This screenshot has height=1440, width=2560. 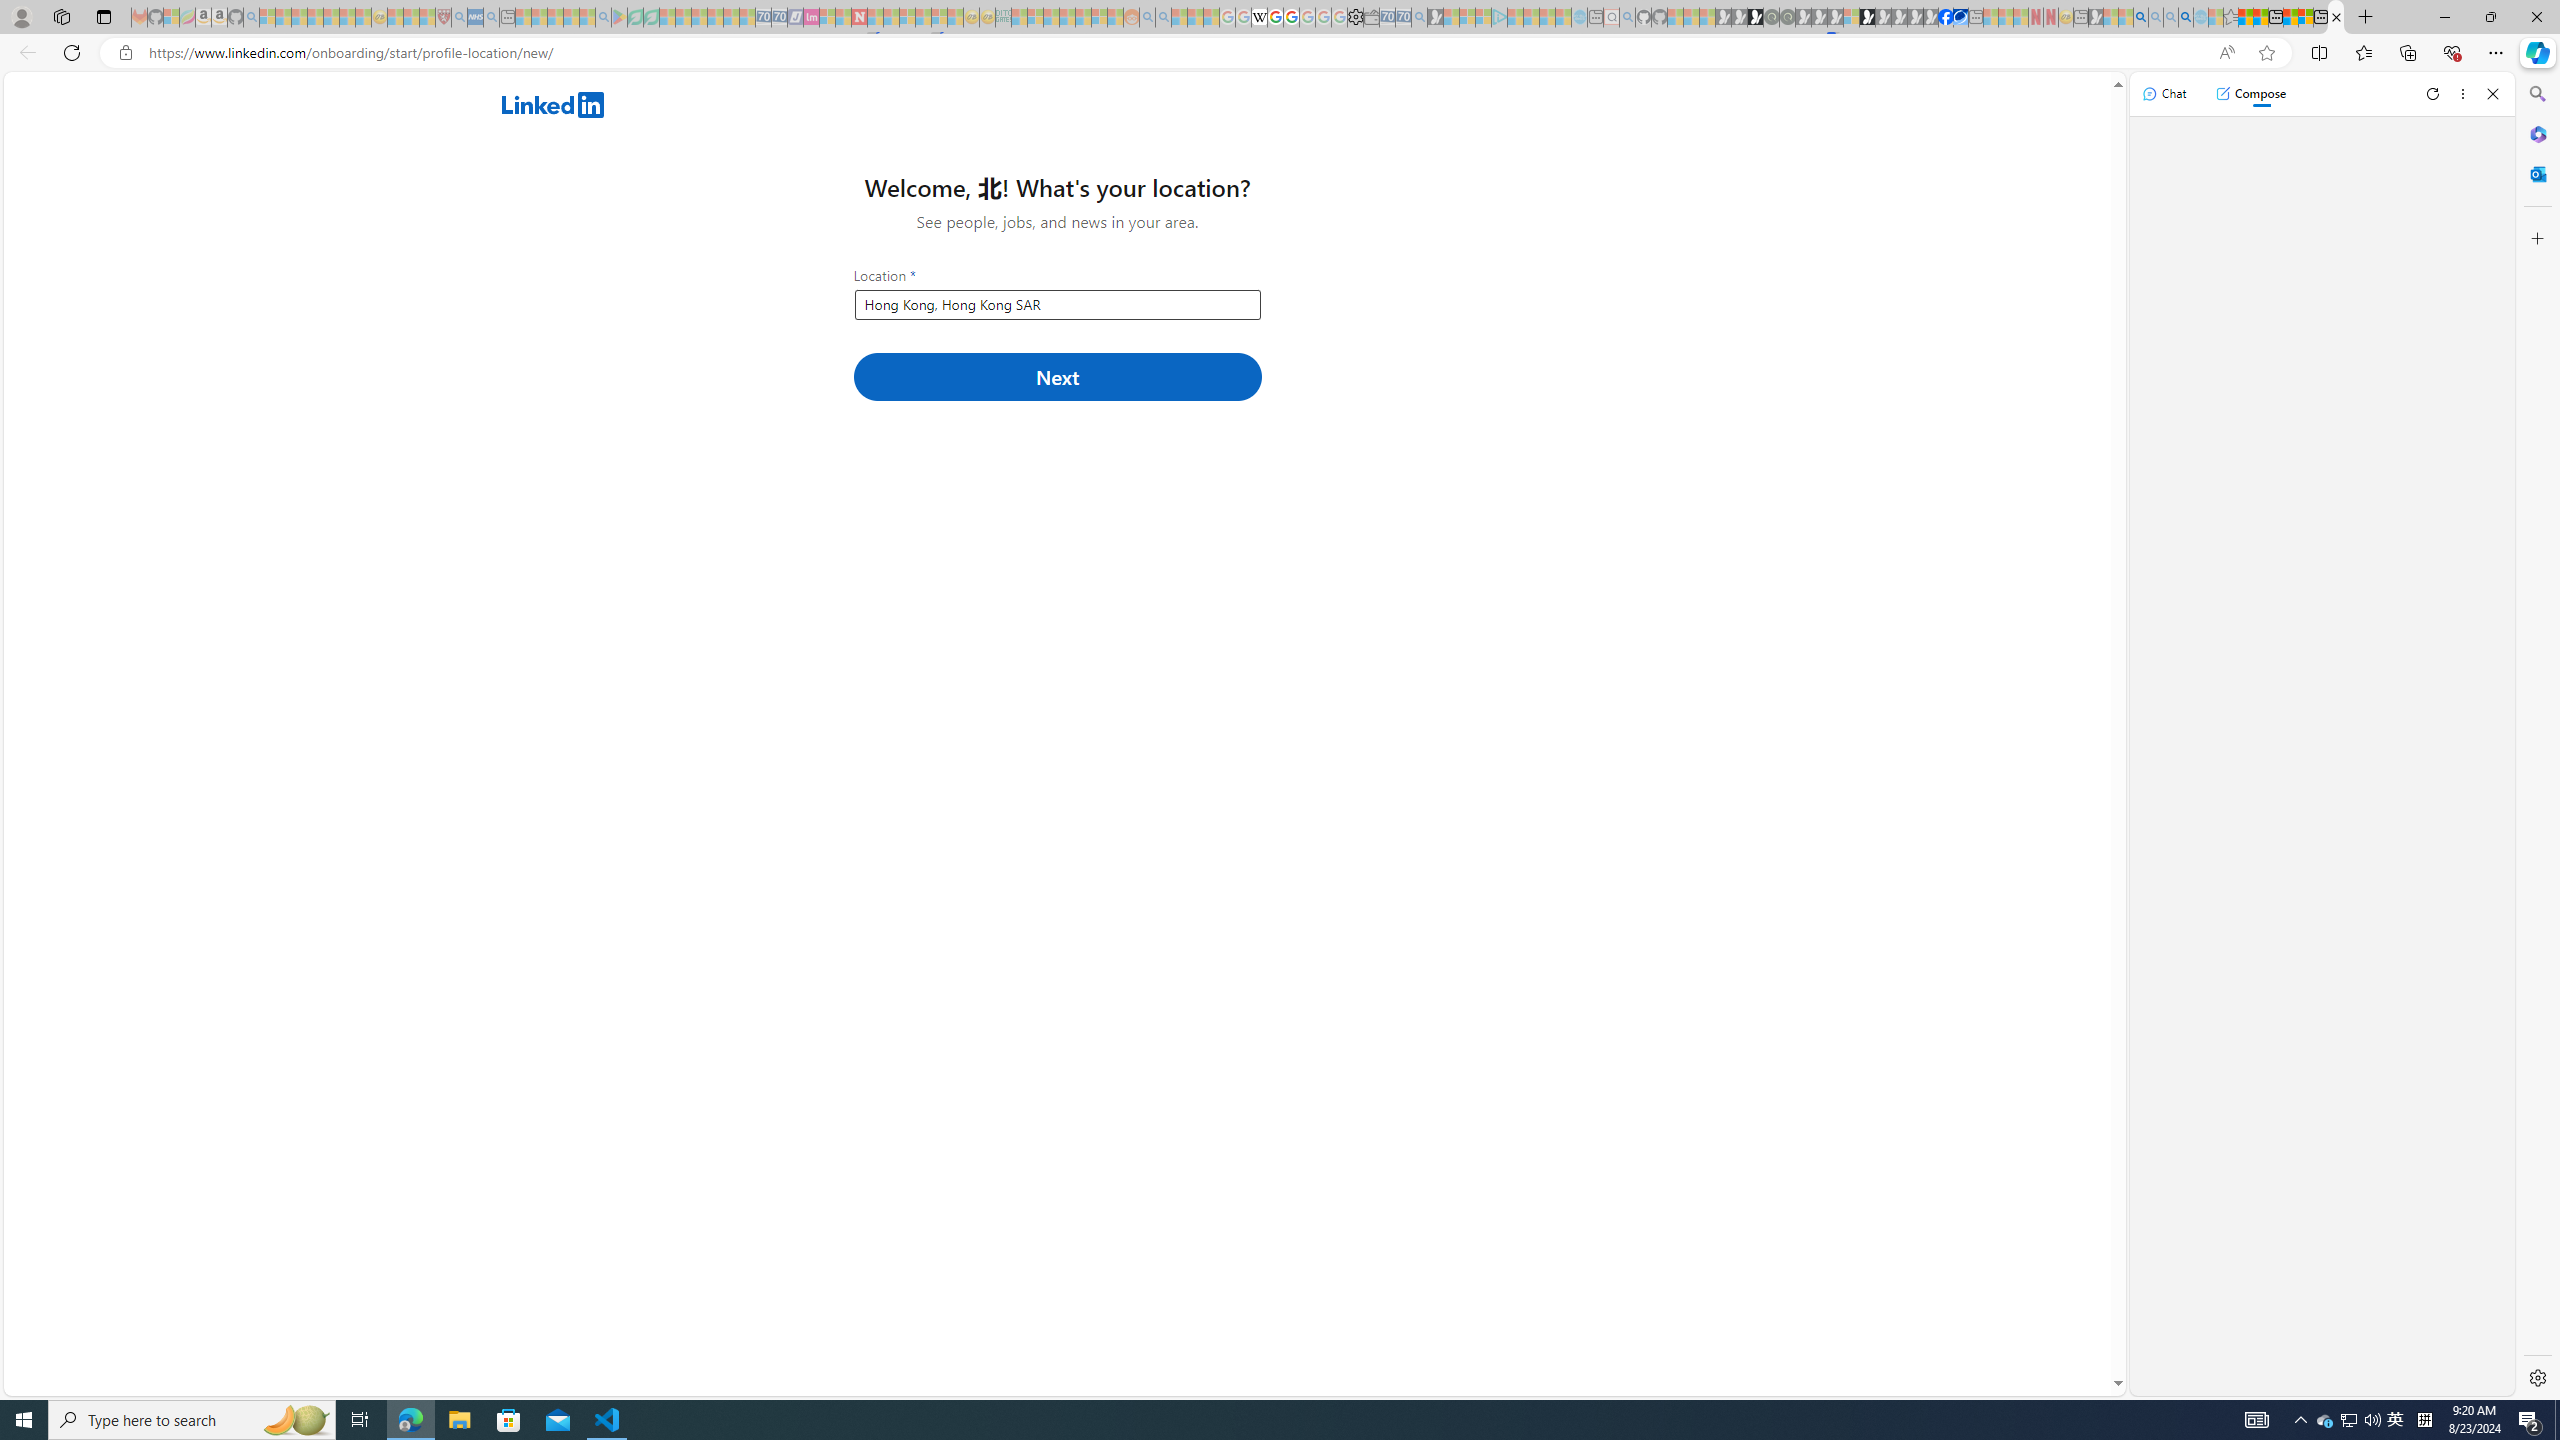 I want to click on 'Google Chrome Internet Browser Download - Search Images', so click(x=2185, y=16).